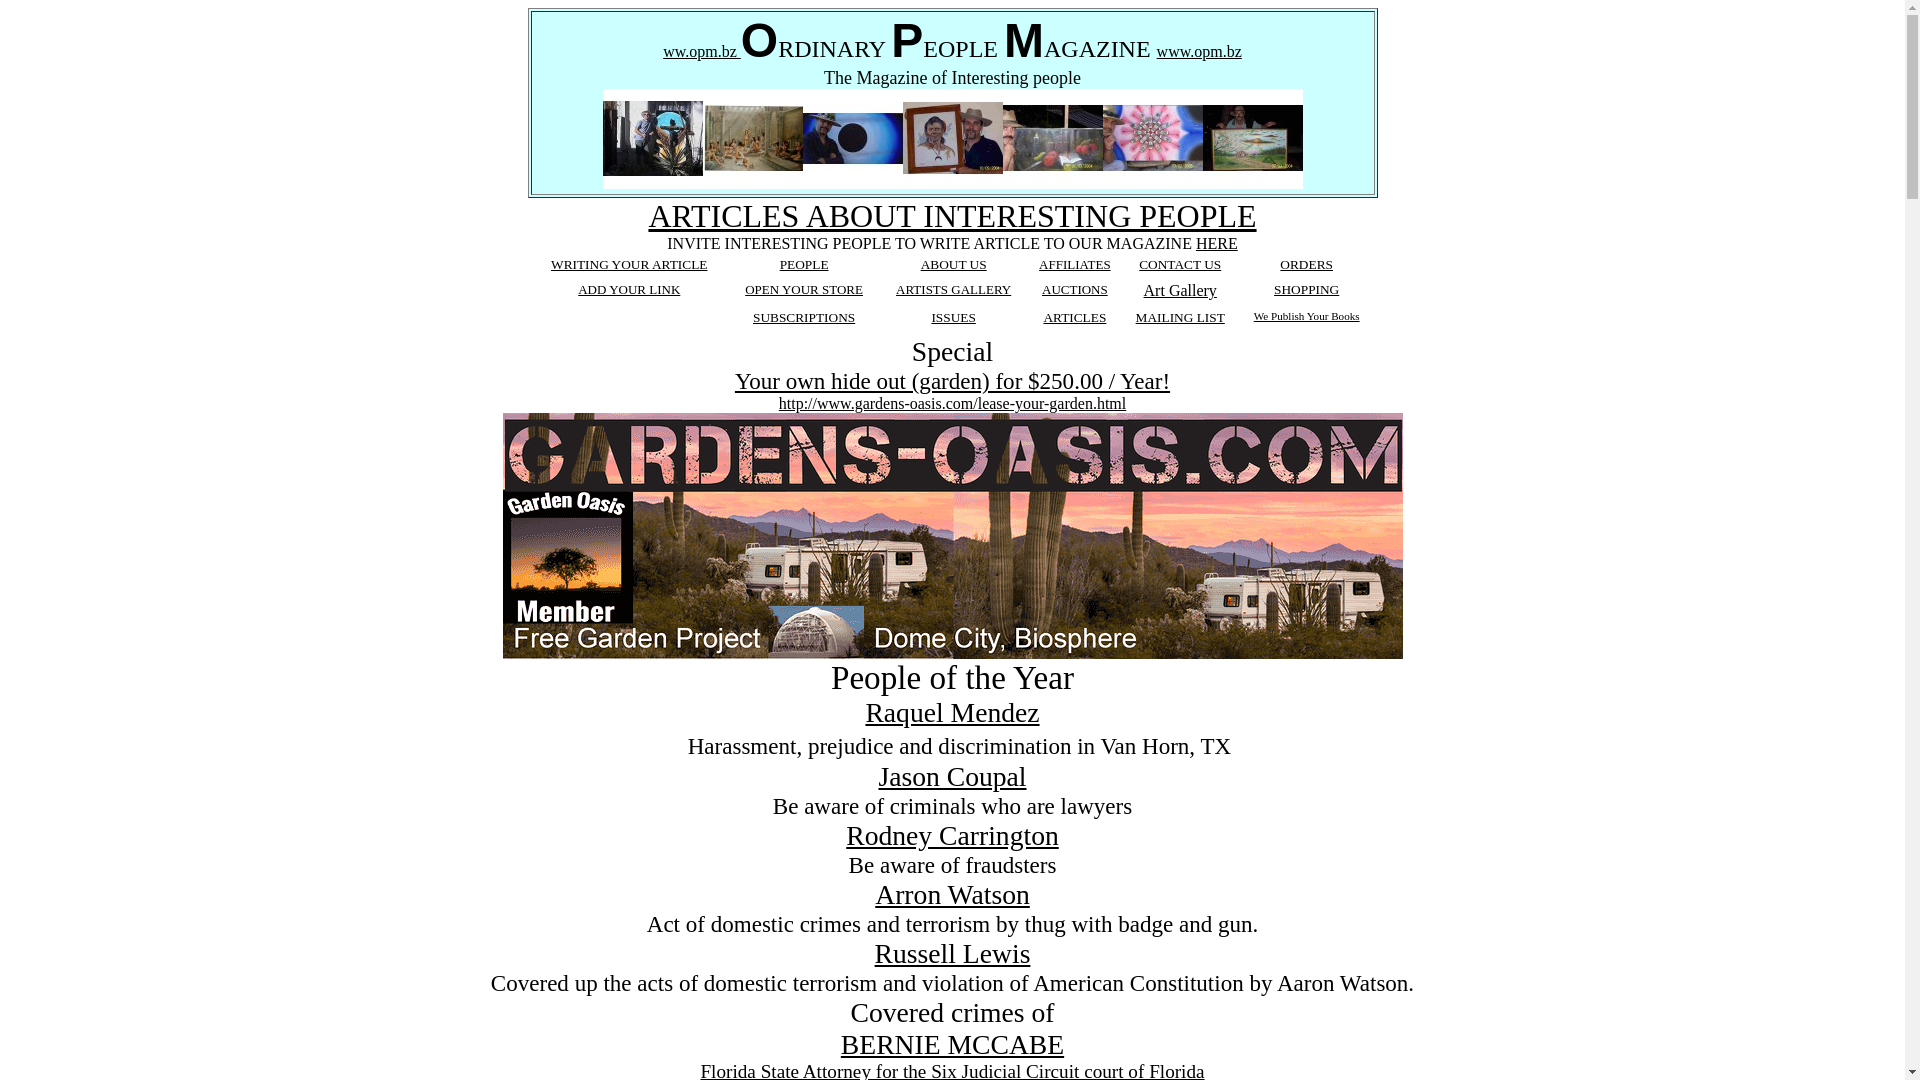  I want to click on 'SUBSCRIPTIONS', so click(752, 316).